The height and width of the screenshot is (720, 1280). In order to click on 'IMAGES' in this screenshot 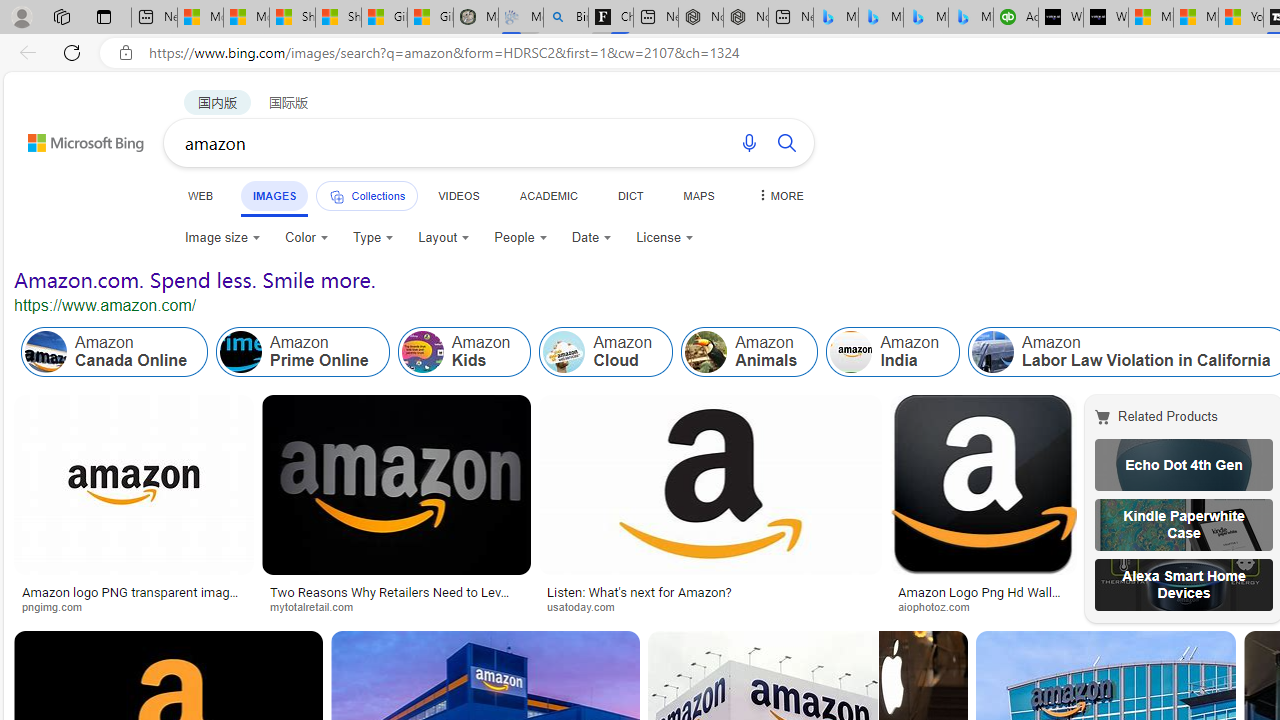, I will do `click(273, 195)`.